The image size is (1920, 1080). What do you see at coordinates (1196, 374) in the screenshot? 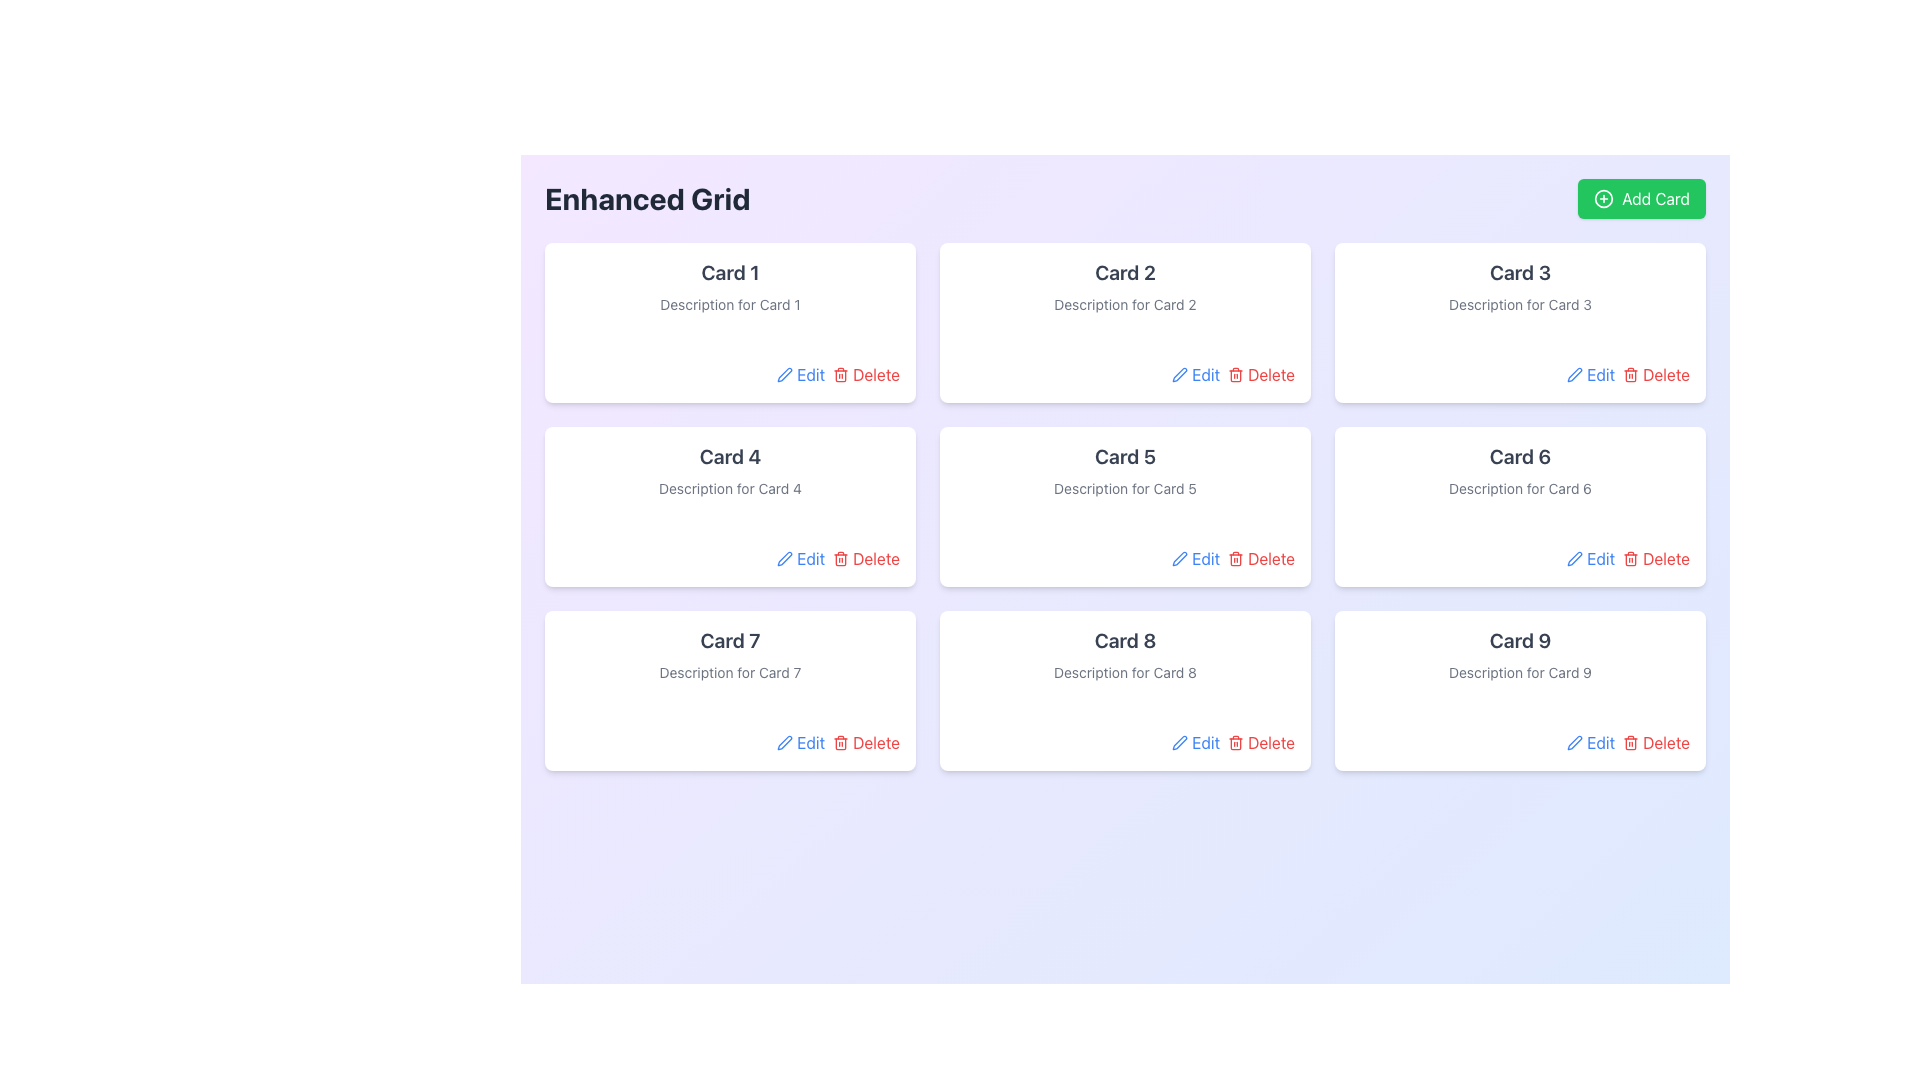
I see `the 'Edit' button located in the bottom-right corner of 'Card 2' that displays the text 'Edit' in blue with a pen icon to its left to initiate editing` at bounding box center [1196, 374].